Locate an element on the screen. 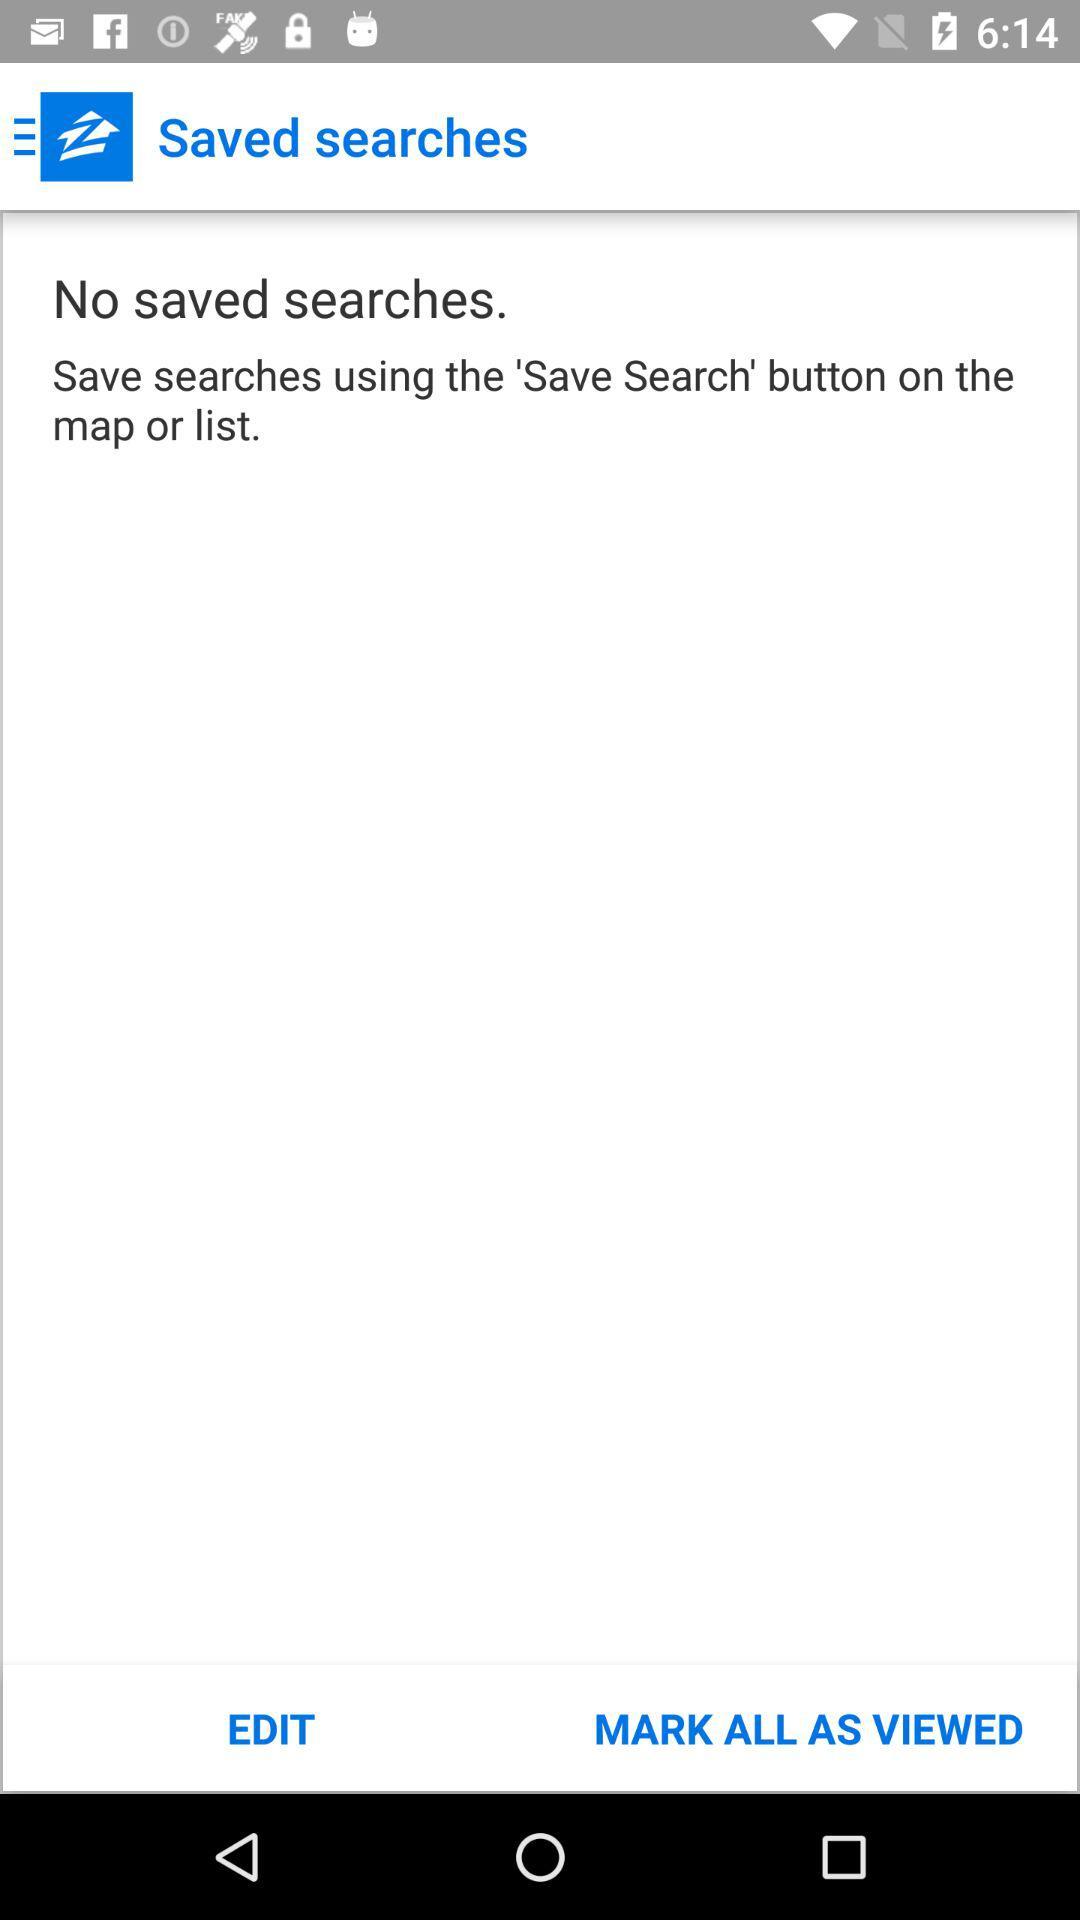 The height and width of the screenshot is (1920, 1080). app next to saved searches app is located at coordinates (72, 135).